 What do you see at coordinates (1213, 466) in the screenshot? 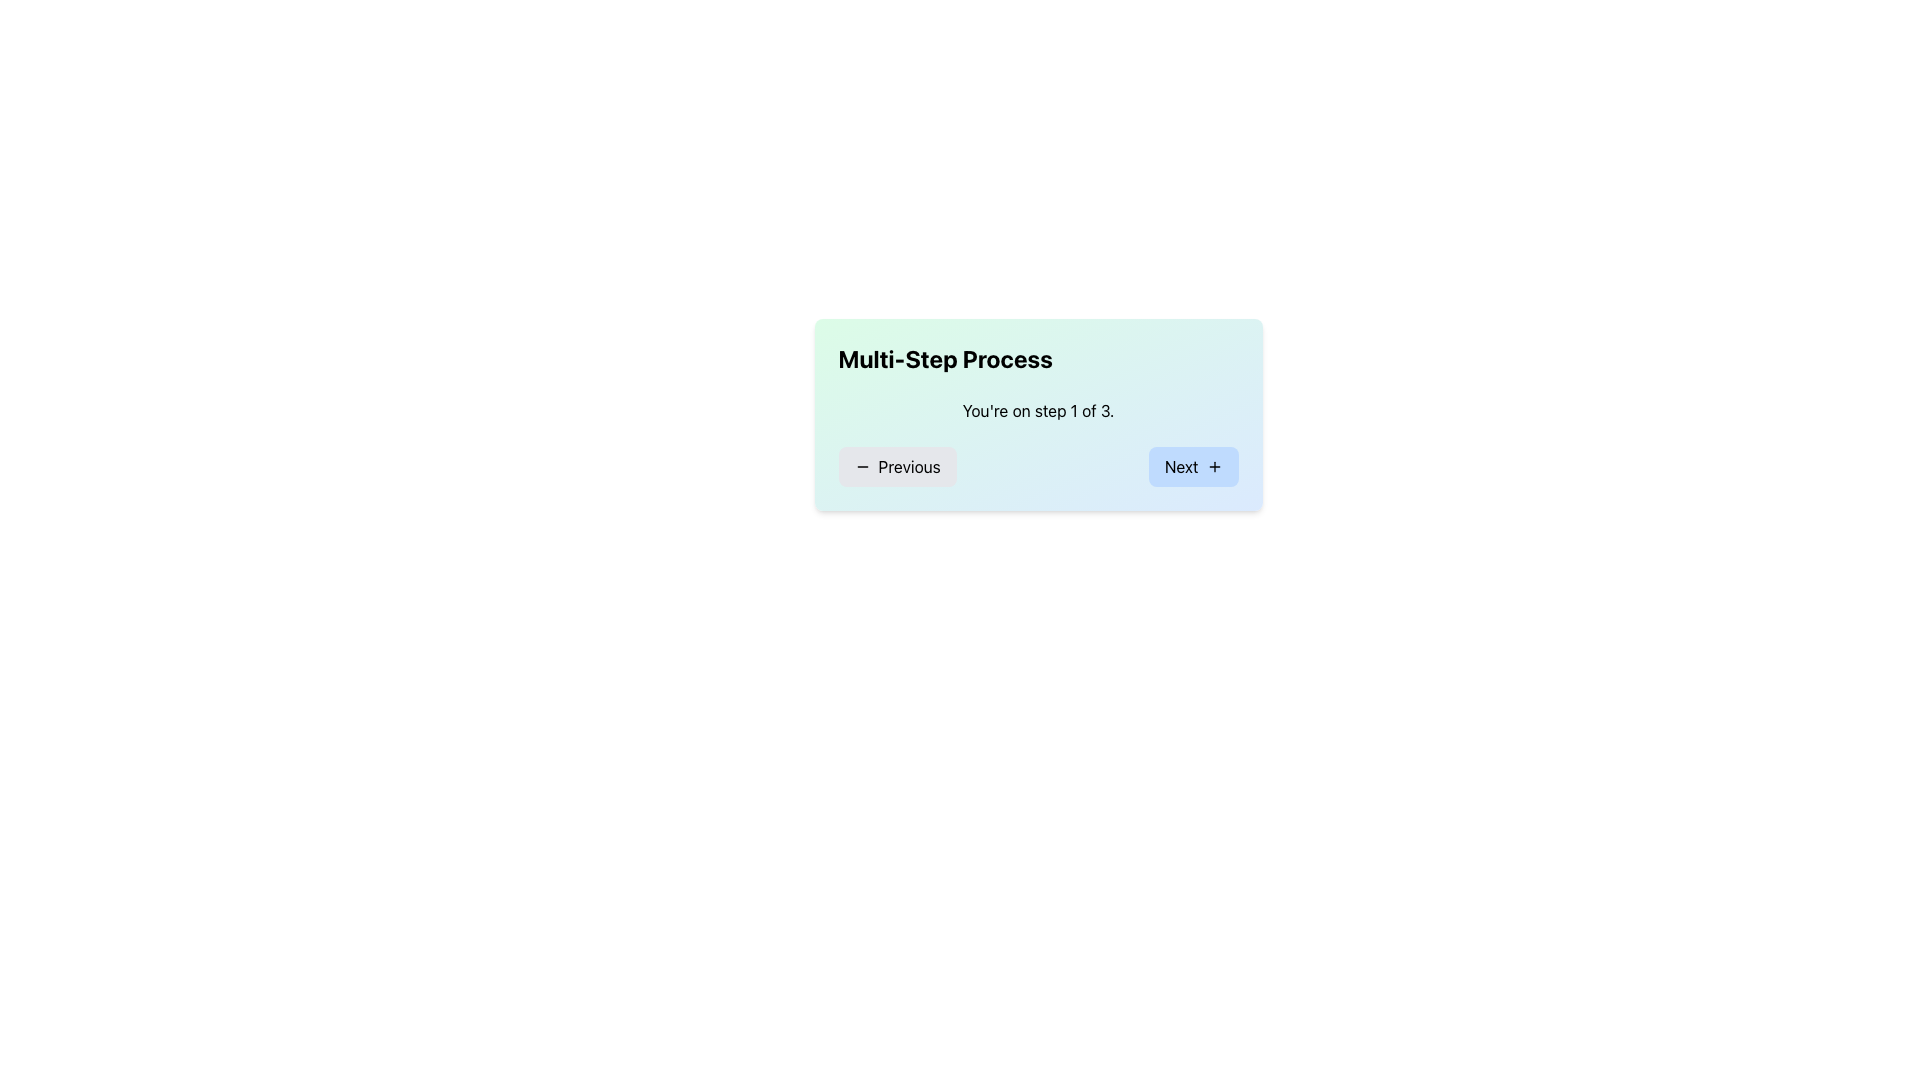
I see `the plus icon embedded in the button located at the bottom-right corner of the card` at bounding box center [1213, 466].